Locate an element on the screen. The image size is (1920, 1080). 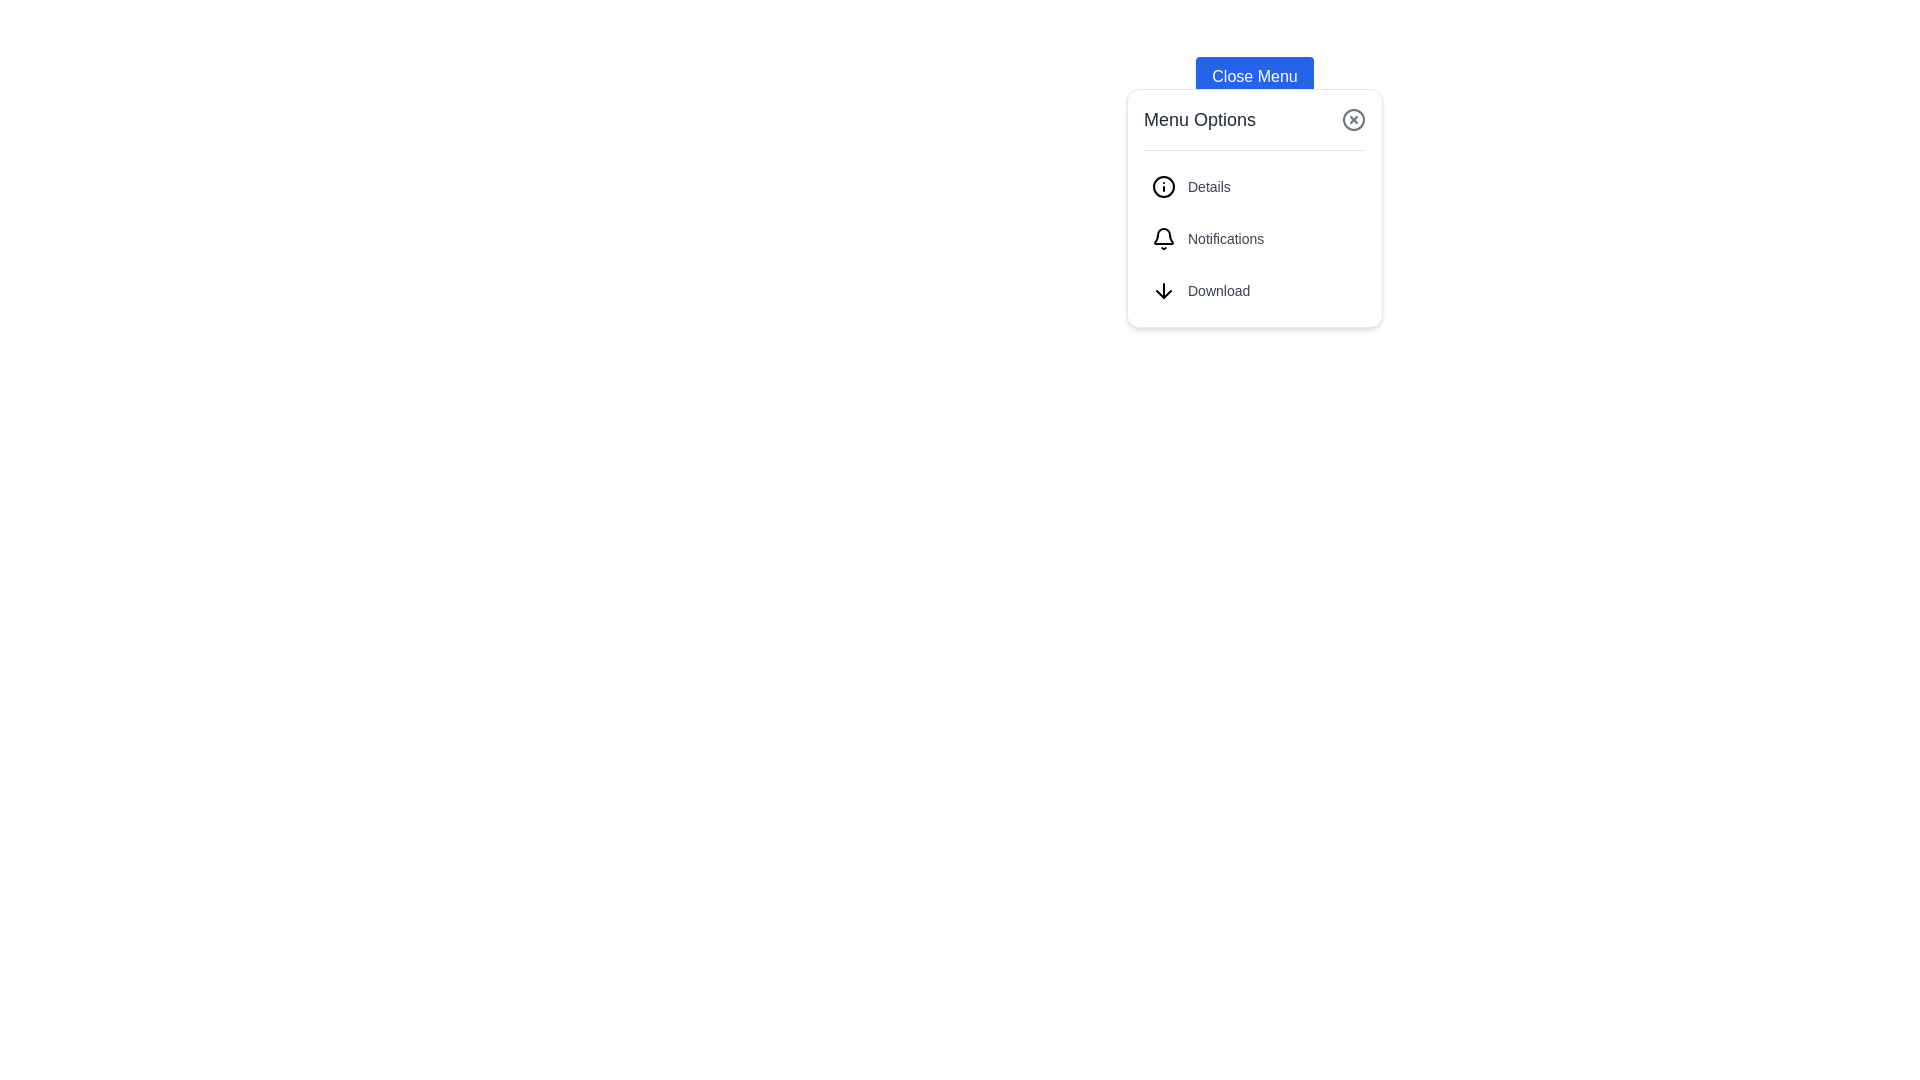
the 'Notifications' menu option, which is the second item in a vertical list of three options in the menu is located at coordinates (1253, 238).